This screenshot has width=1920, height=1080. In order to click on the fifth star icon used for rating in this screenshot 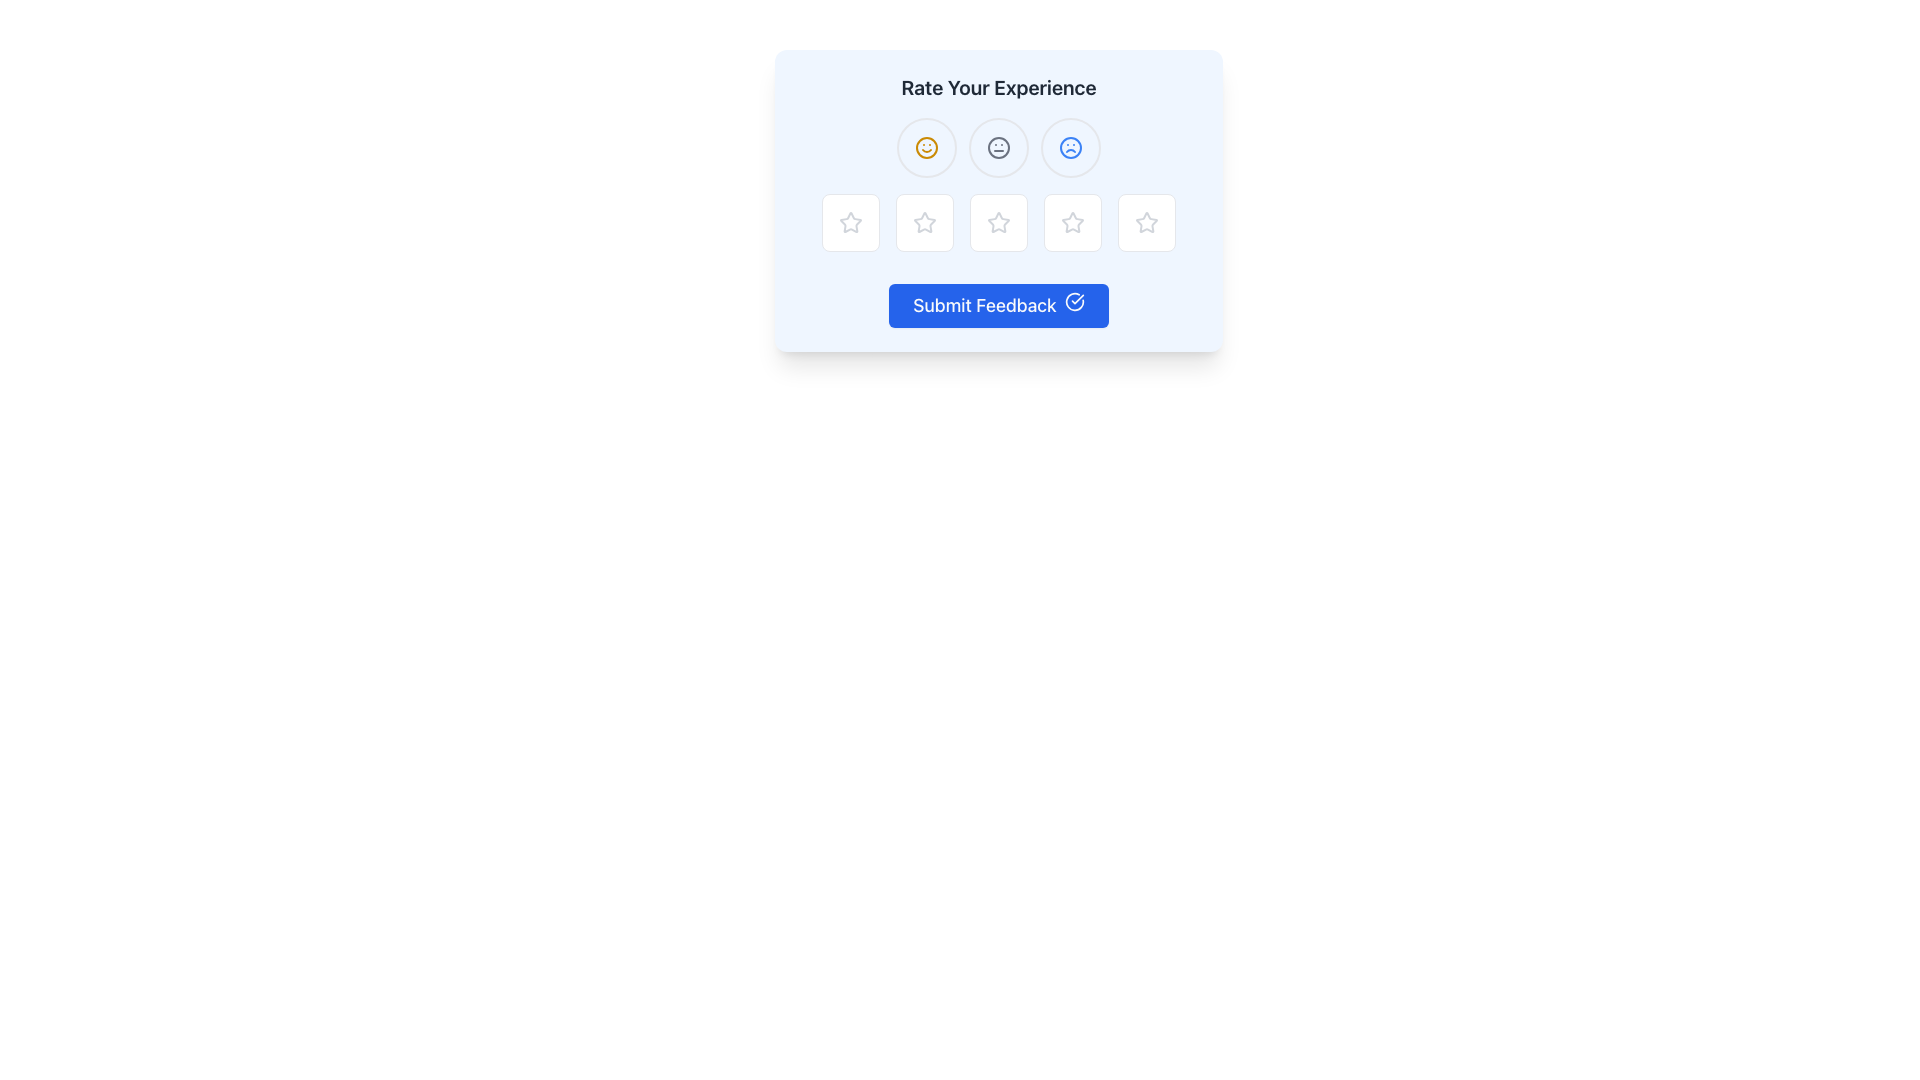, I will do `click(1147, 223)`.